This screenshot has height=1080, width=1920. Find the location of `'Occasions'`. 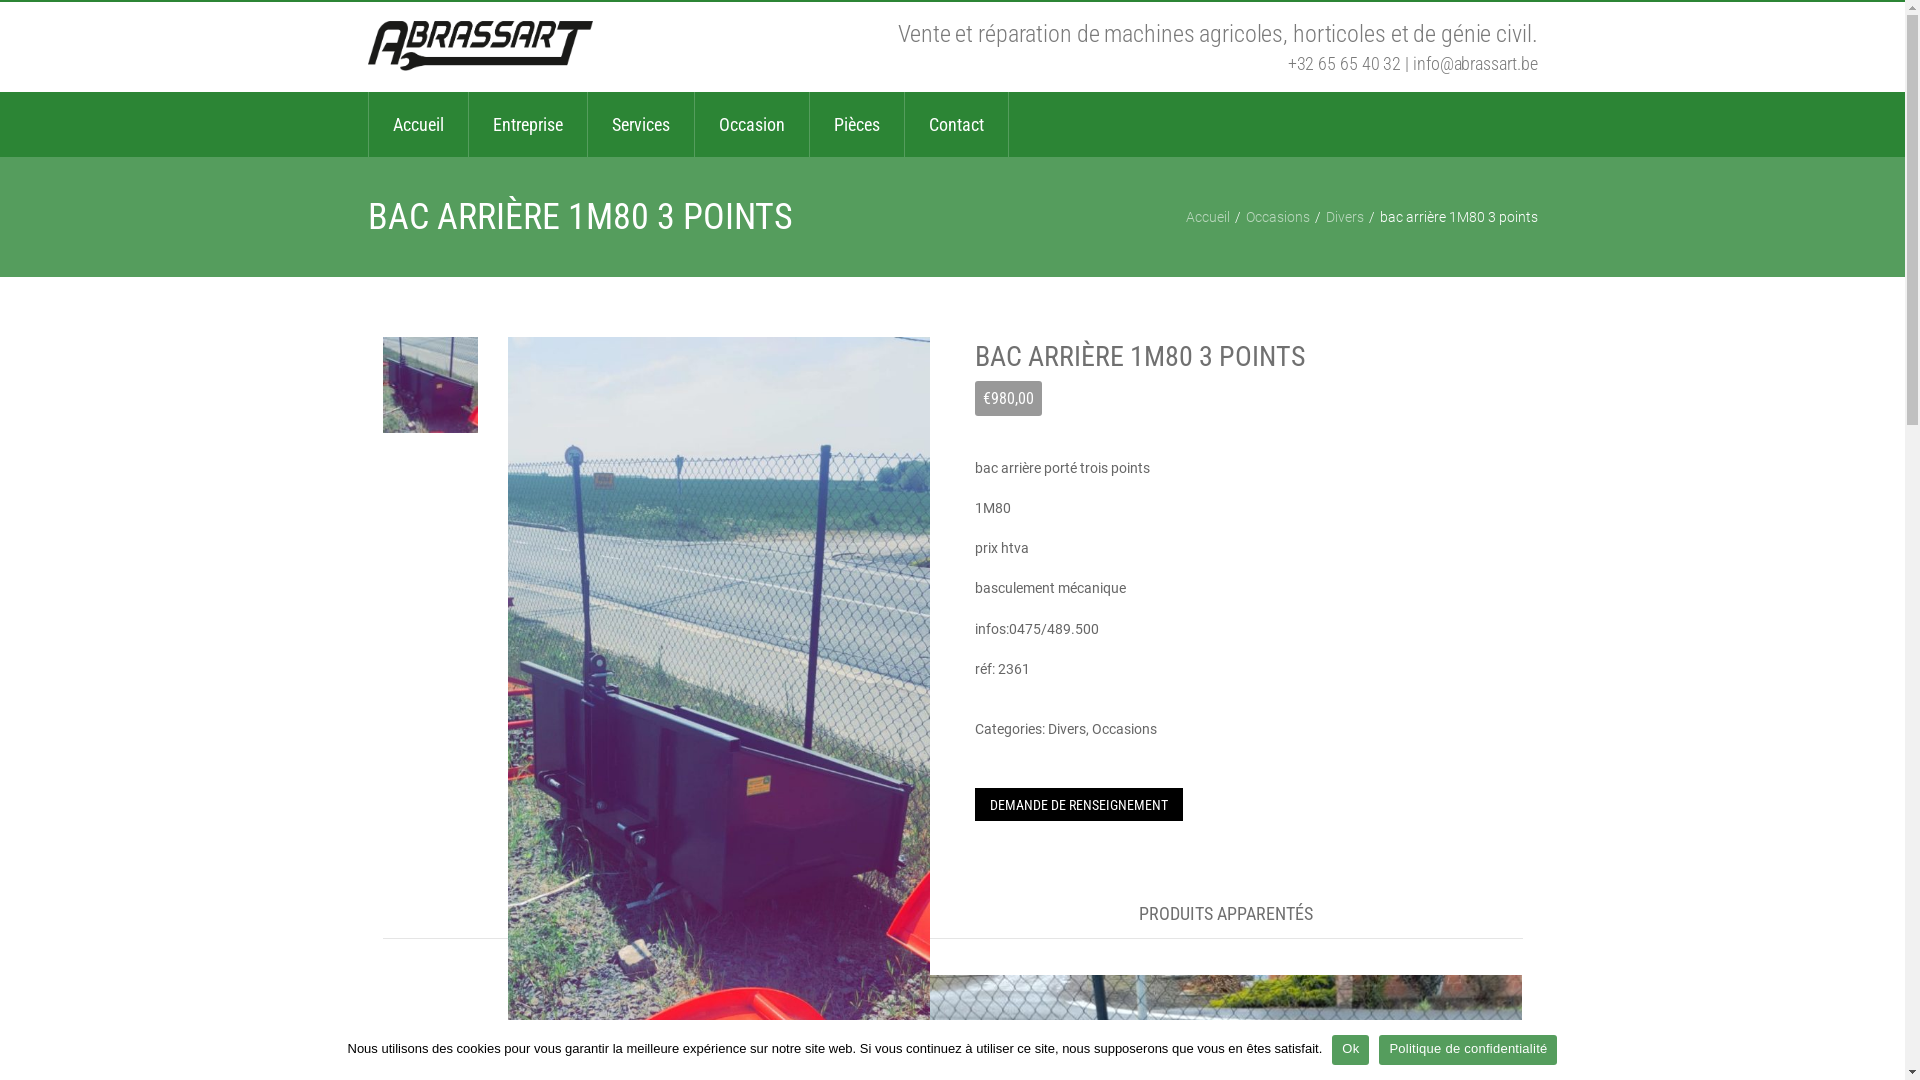

'Occasions' is located at coordinates (1124, 729).